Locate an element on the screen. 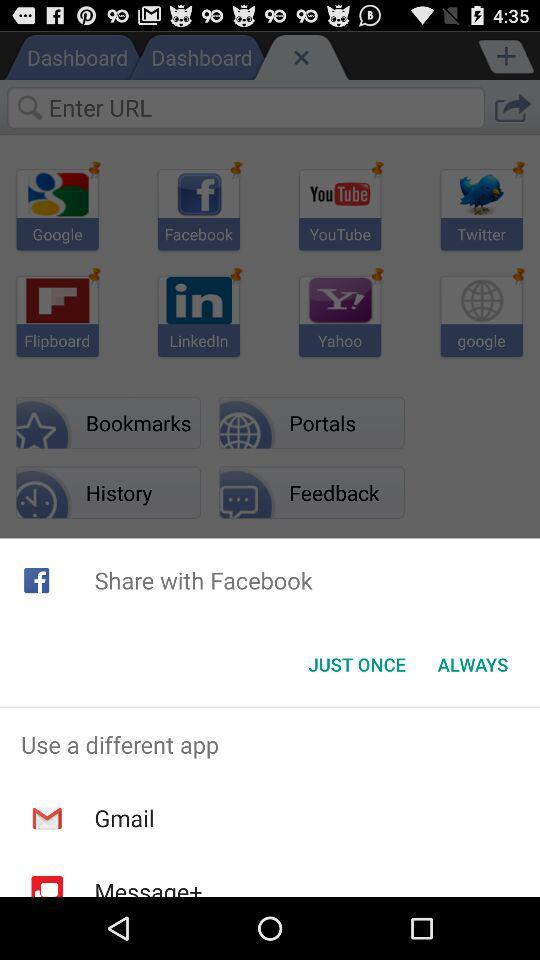 This screenshot has height=960, width=540. app above gmail icon is located at coordinates (270, 743).